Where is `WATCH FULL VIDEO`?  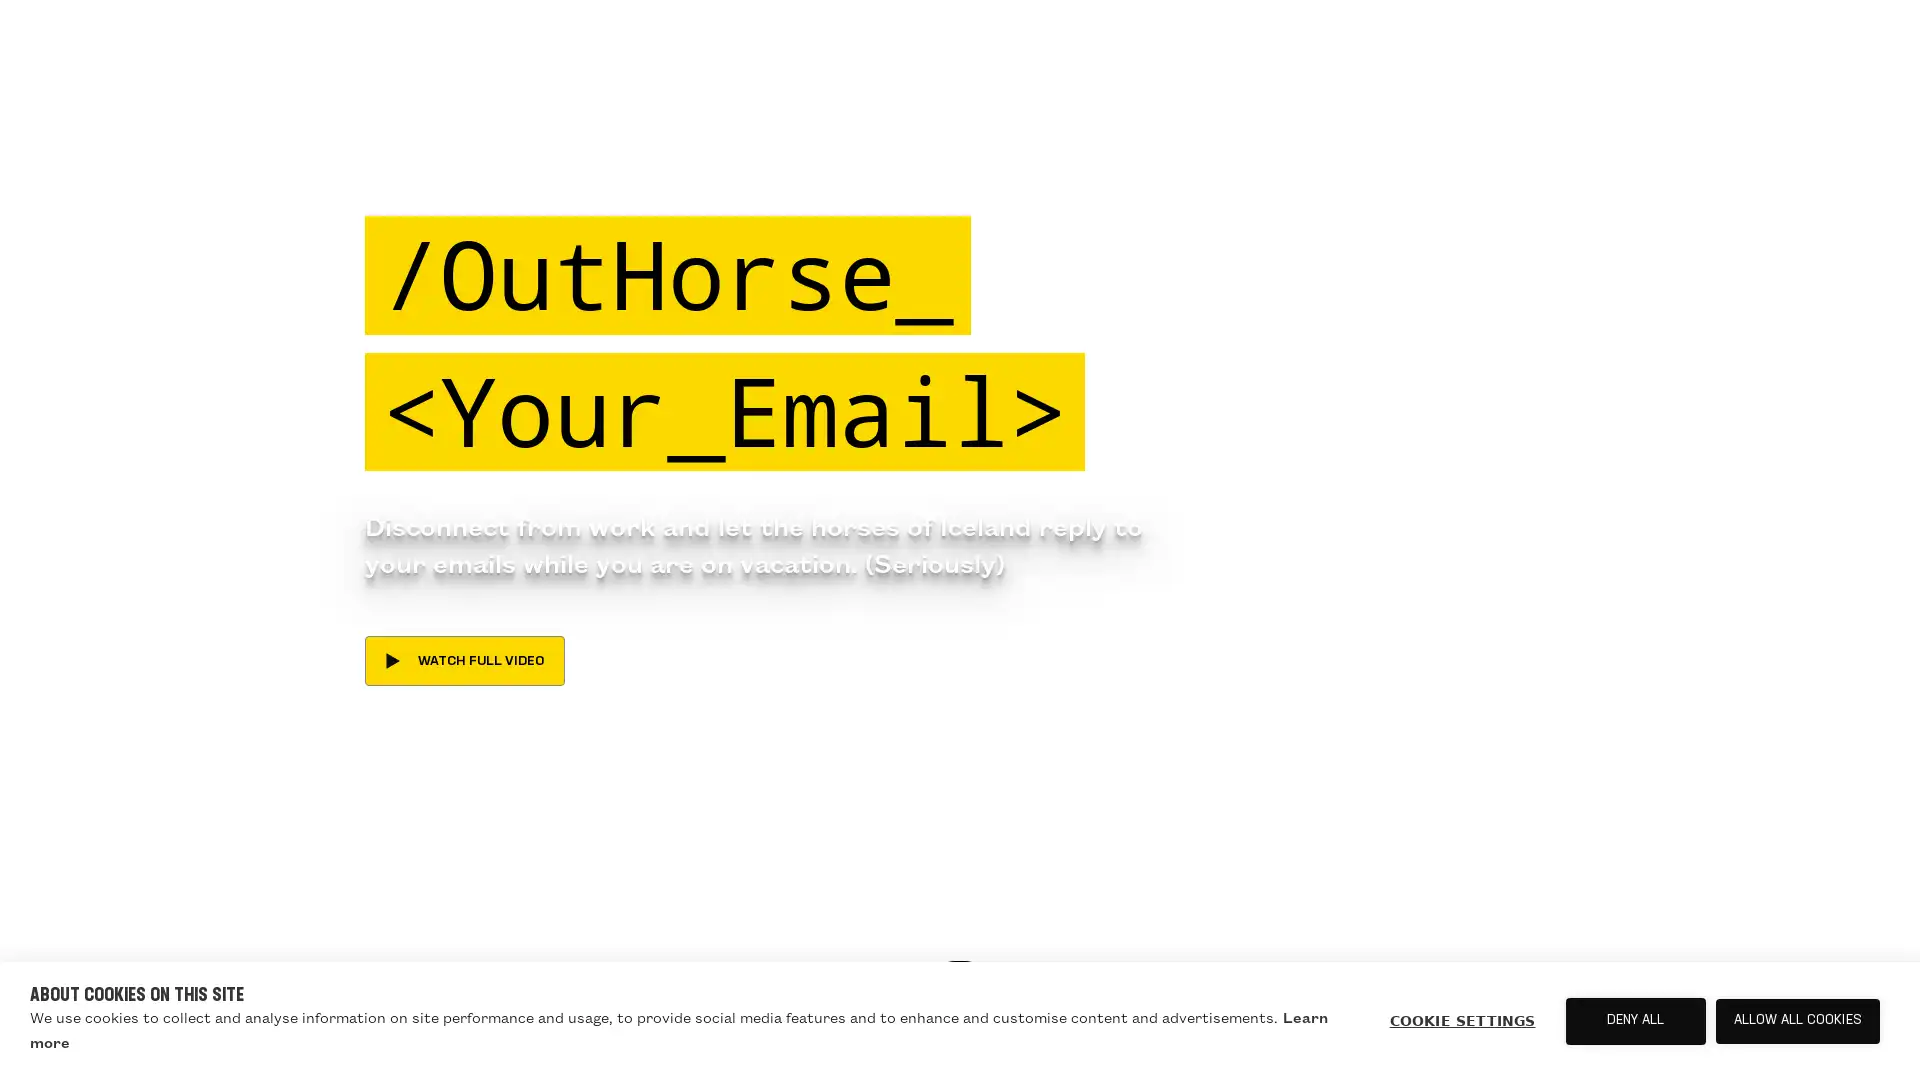 WATCH FULL VIDEO is located at coordinates (464, 659).